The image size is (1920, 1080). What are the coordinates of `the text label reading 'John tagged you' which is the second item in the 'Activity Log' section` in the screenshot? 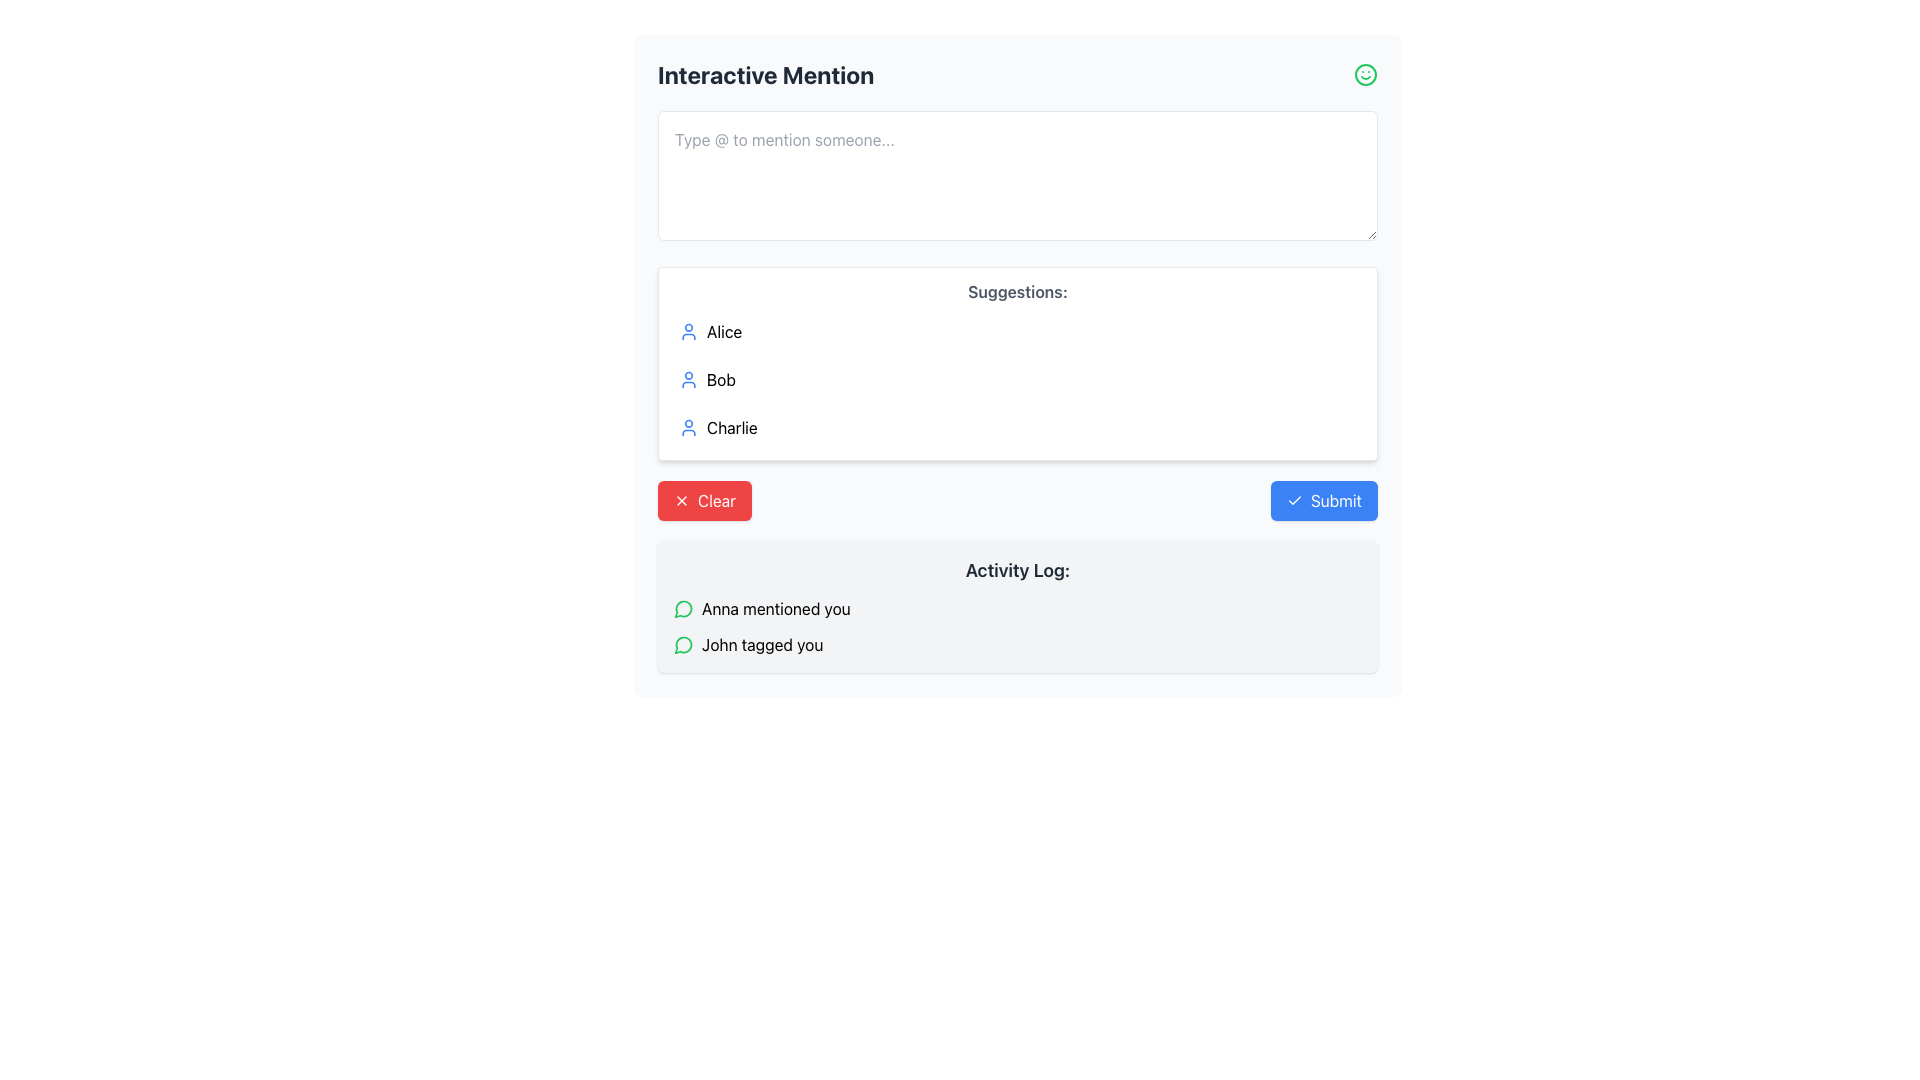 It's located at (761, 644).